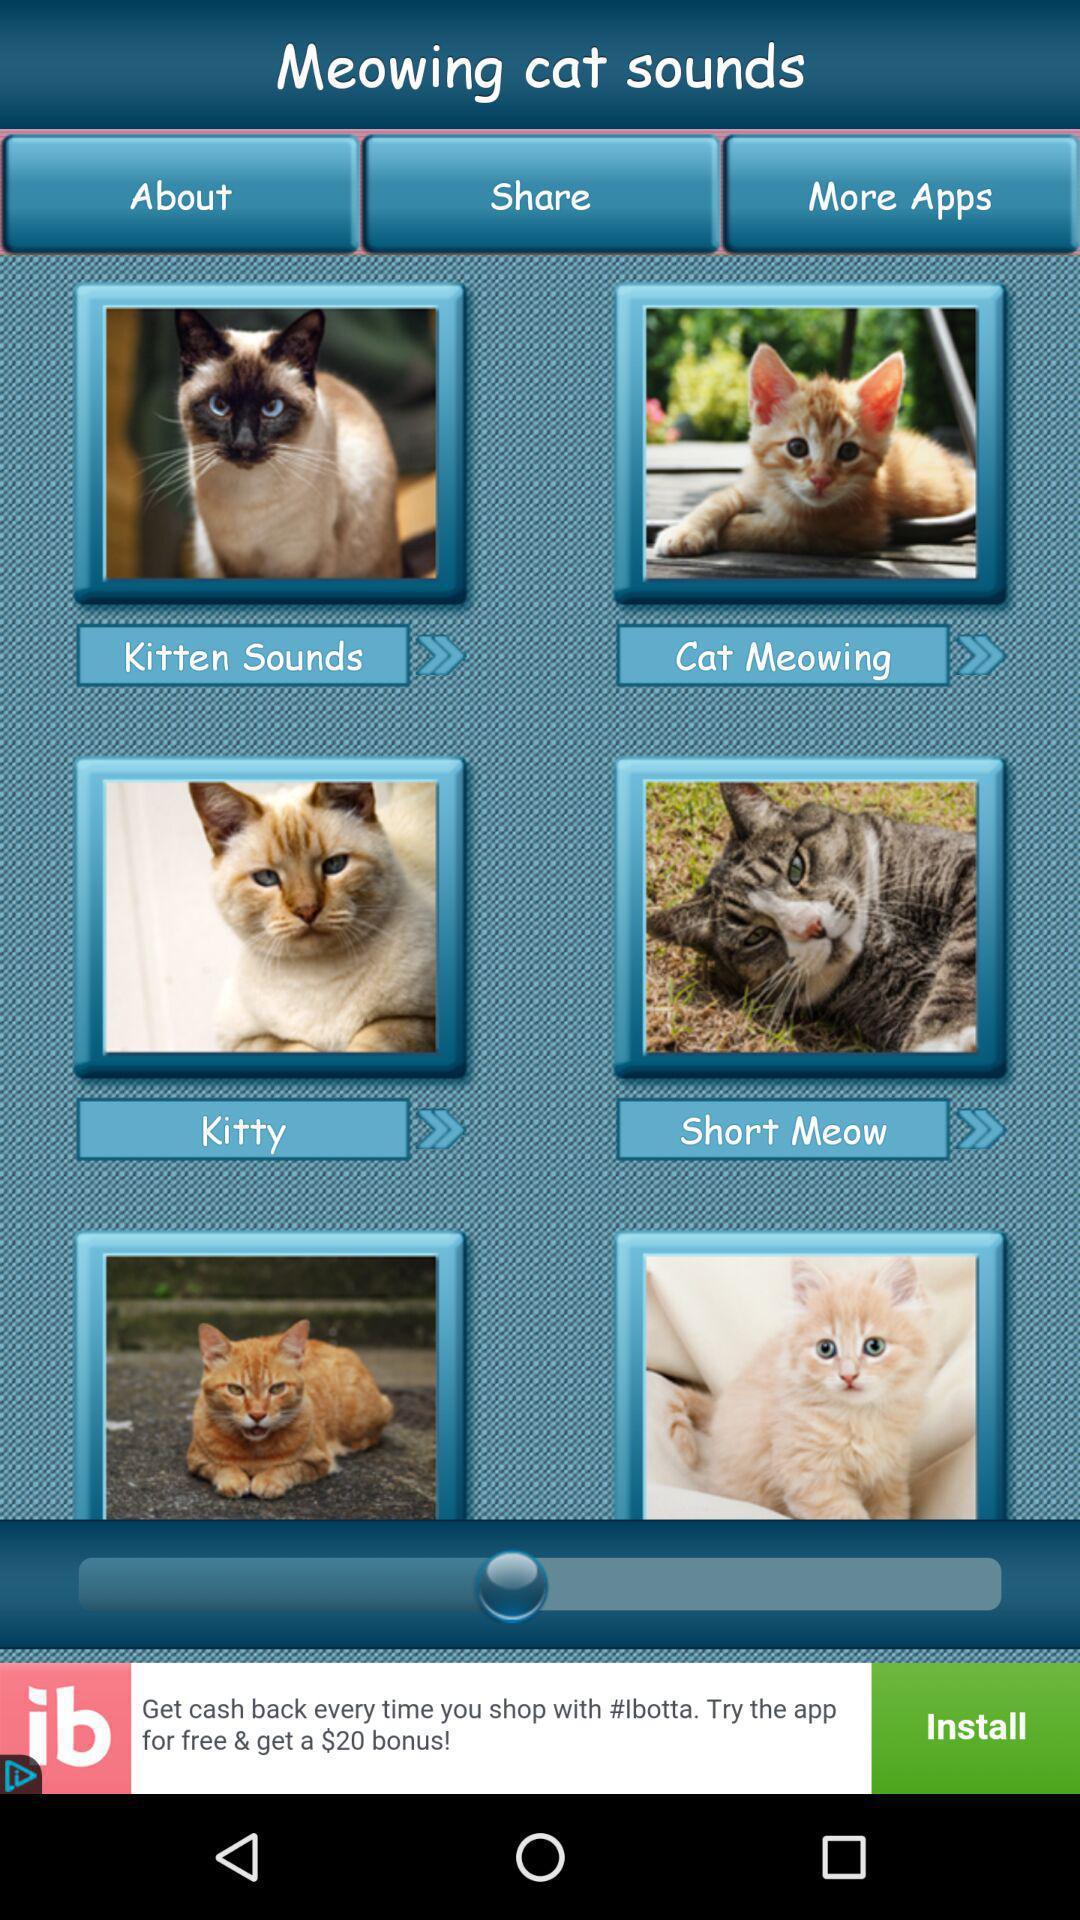 This screenshot has height=1920, width=1080. I want to click on the icon next to the share button, so click(900, 194).